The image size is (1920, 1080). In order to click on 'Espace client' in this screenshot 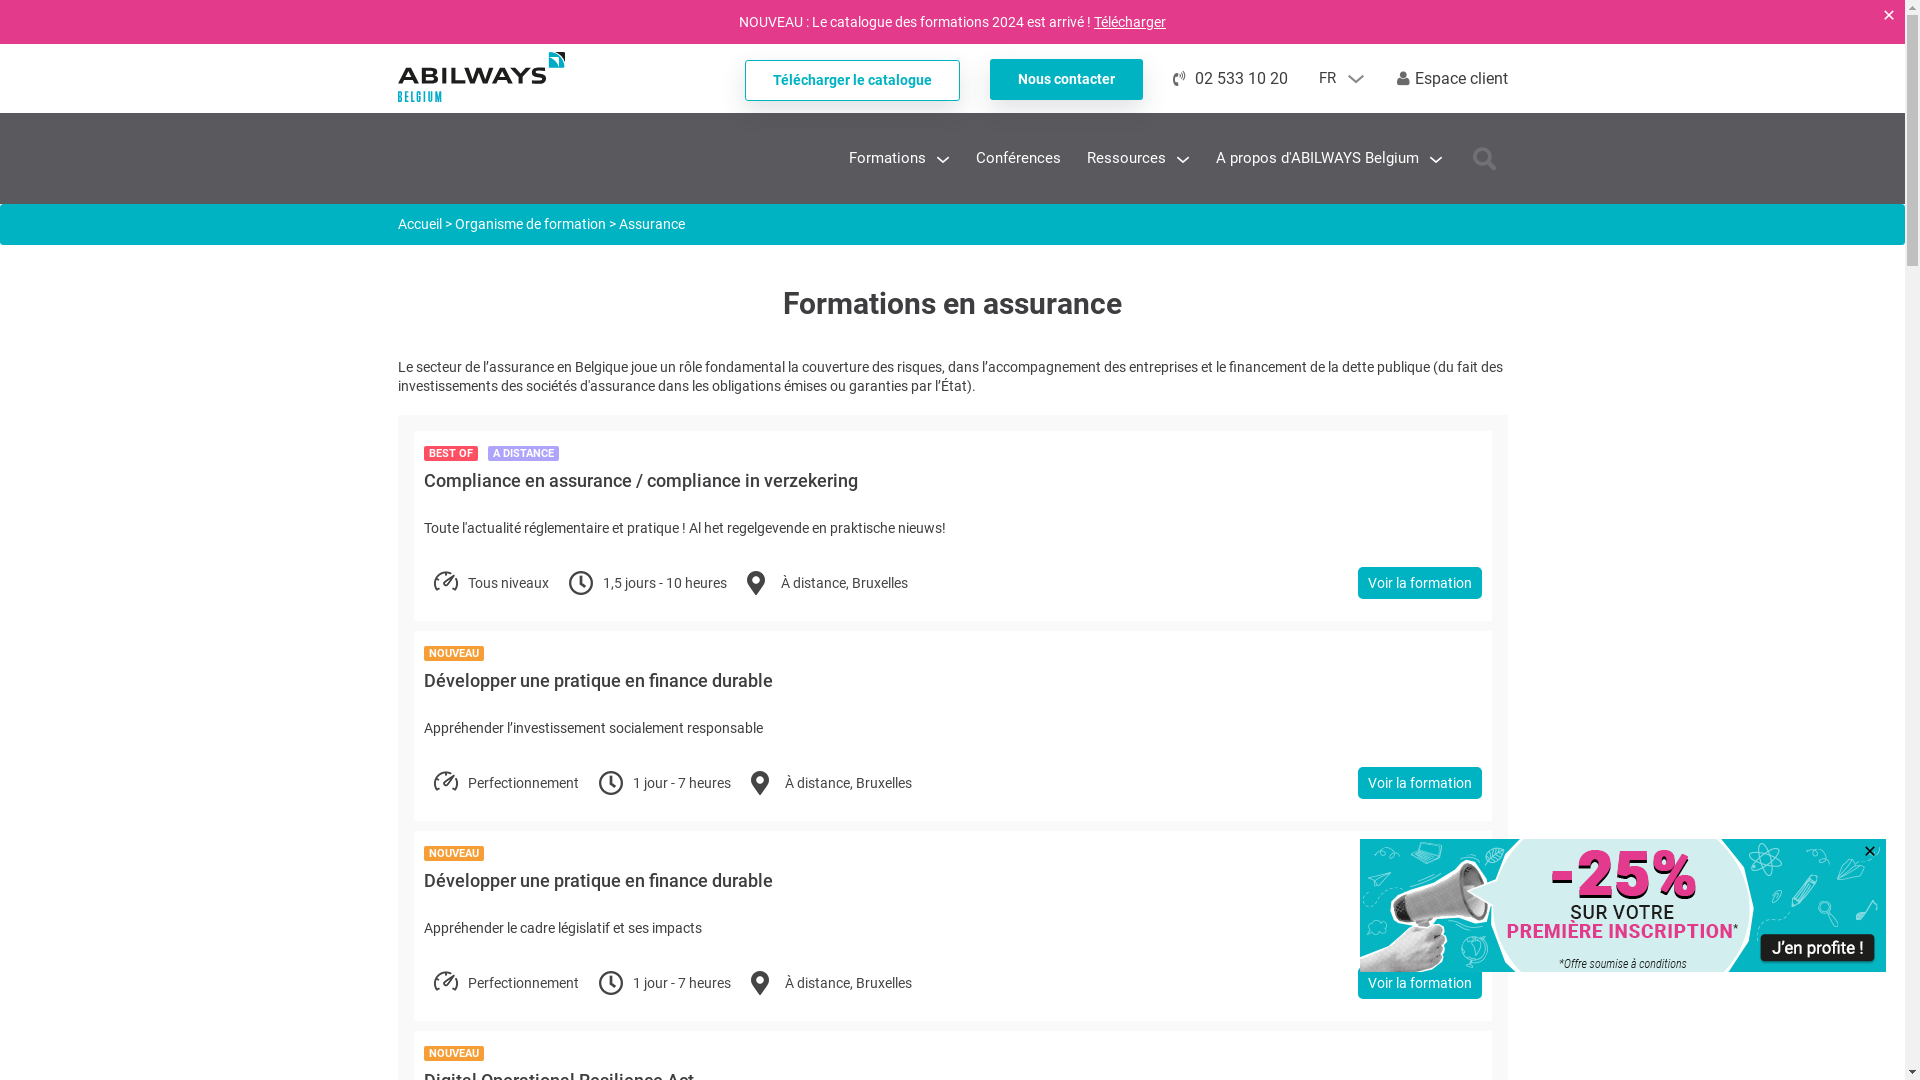, I will do `click(1451, 77)`.